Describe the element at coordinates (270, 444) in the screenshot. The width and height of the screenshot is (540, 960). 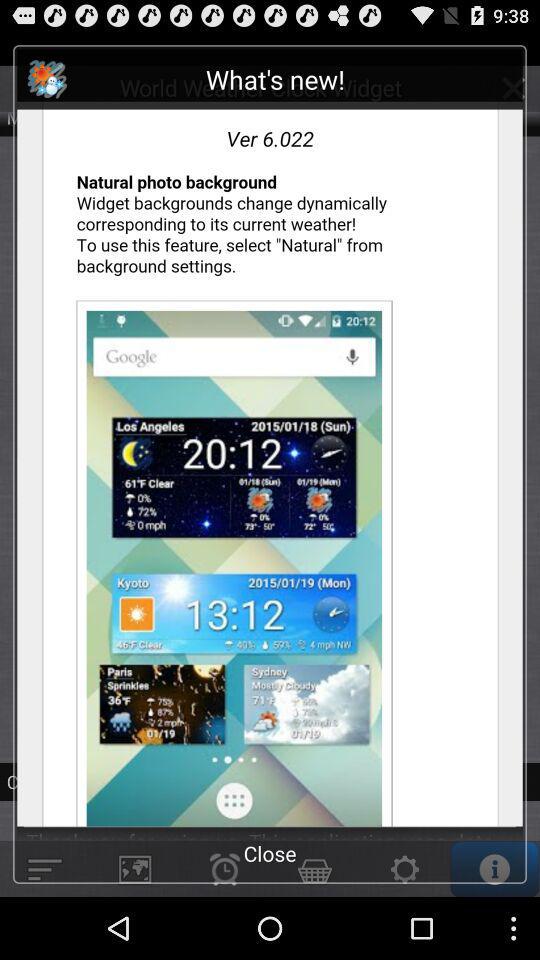
I see `whats new details` at that location.